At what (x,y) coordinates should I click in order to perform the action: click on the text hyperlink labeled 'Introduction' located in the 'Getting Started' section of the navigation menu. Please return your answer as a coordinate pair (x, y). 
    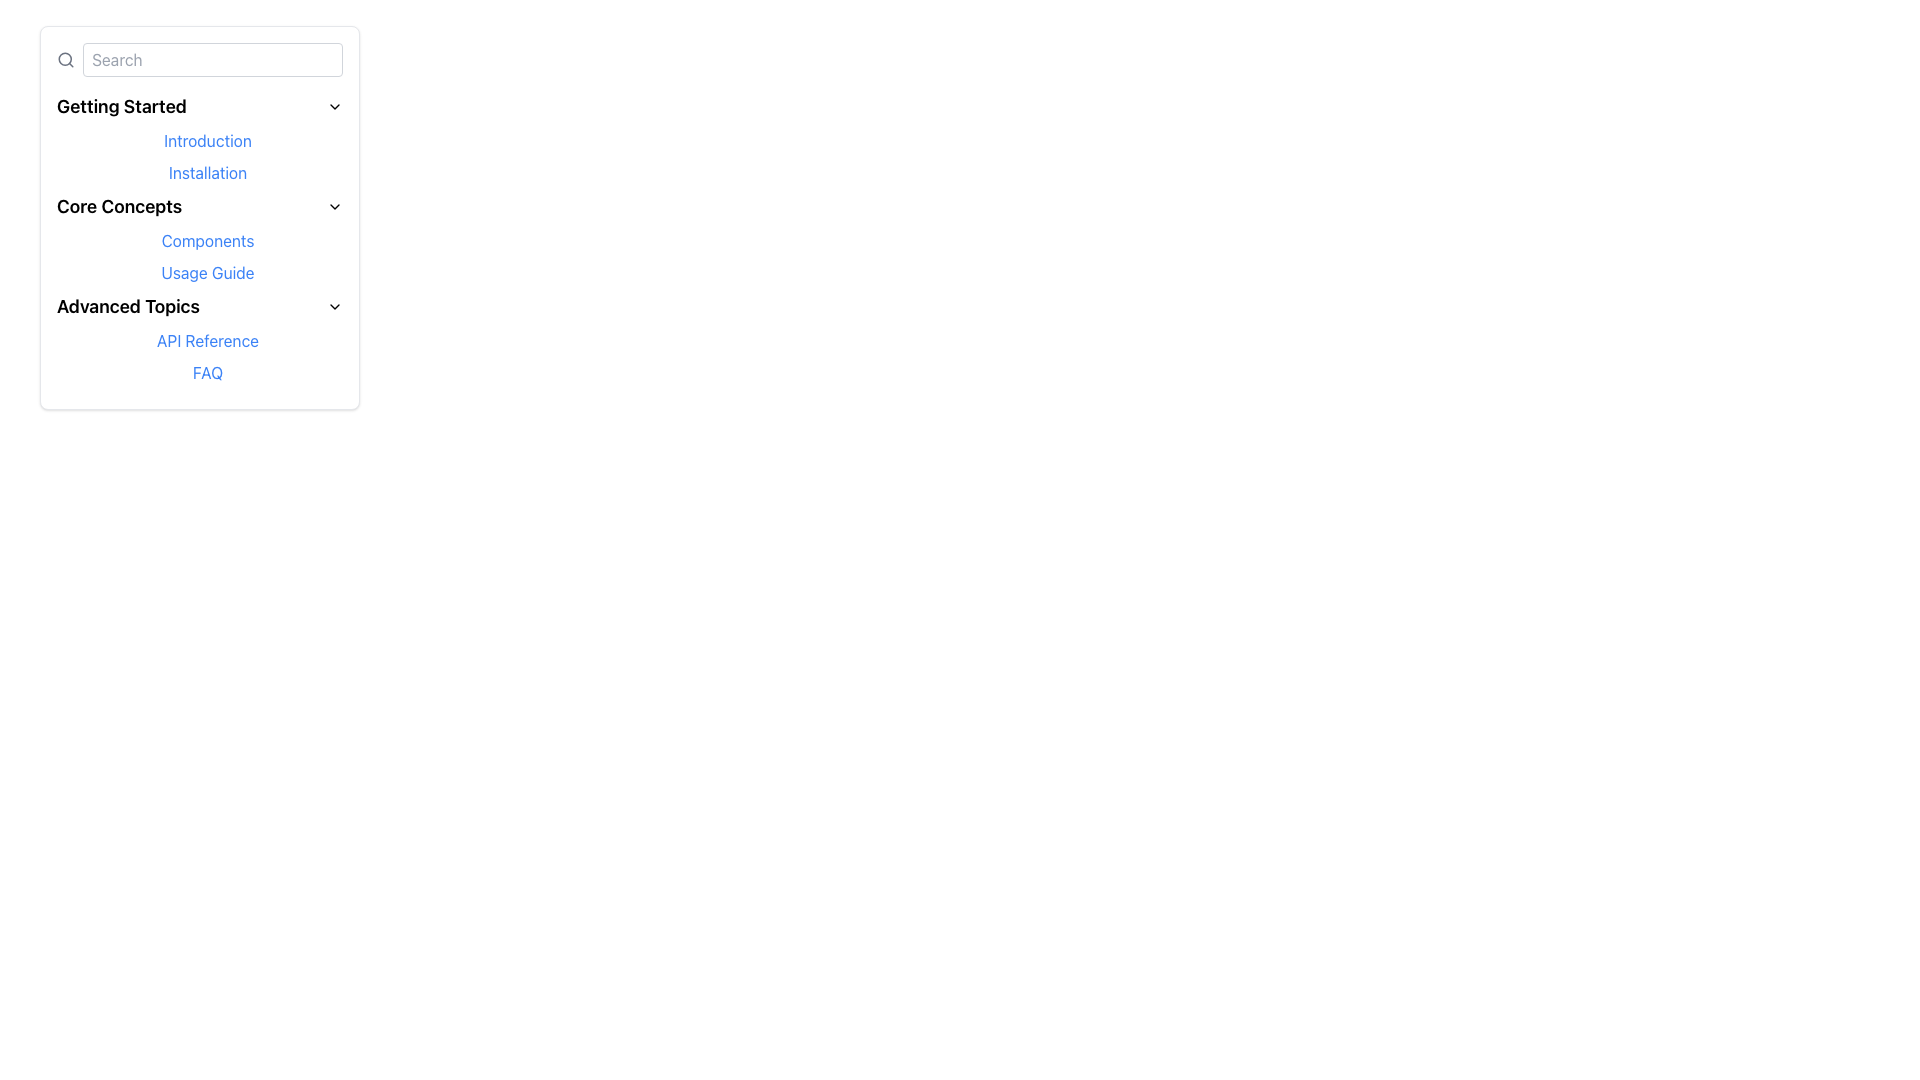
    Looking at the image, I should click on (207, 140).